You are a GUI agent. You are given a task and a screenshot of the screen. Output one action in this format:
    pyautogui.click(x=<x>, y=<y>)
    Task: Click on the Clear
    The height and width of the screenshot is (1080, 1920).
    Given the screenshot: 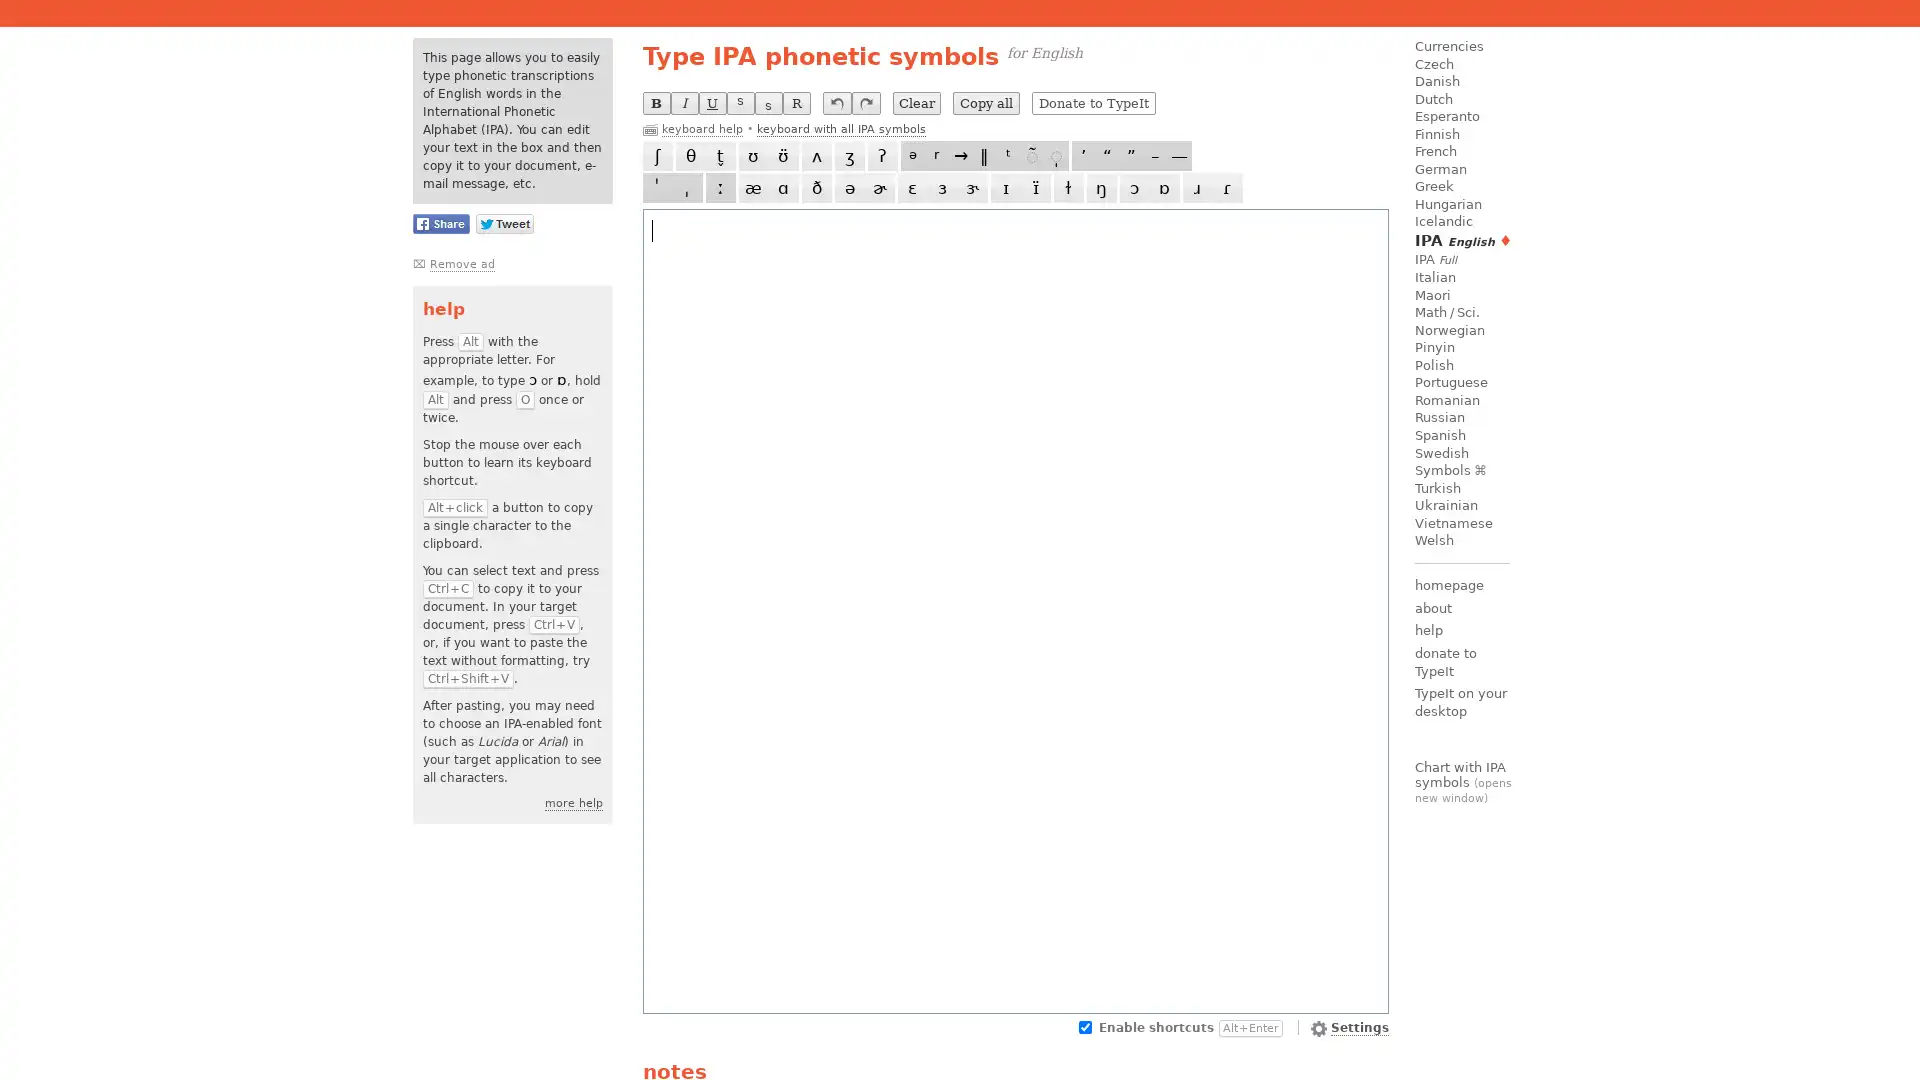 What is the action you would take?
    pyautogui.click(x=915, y=103)
    